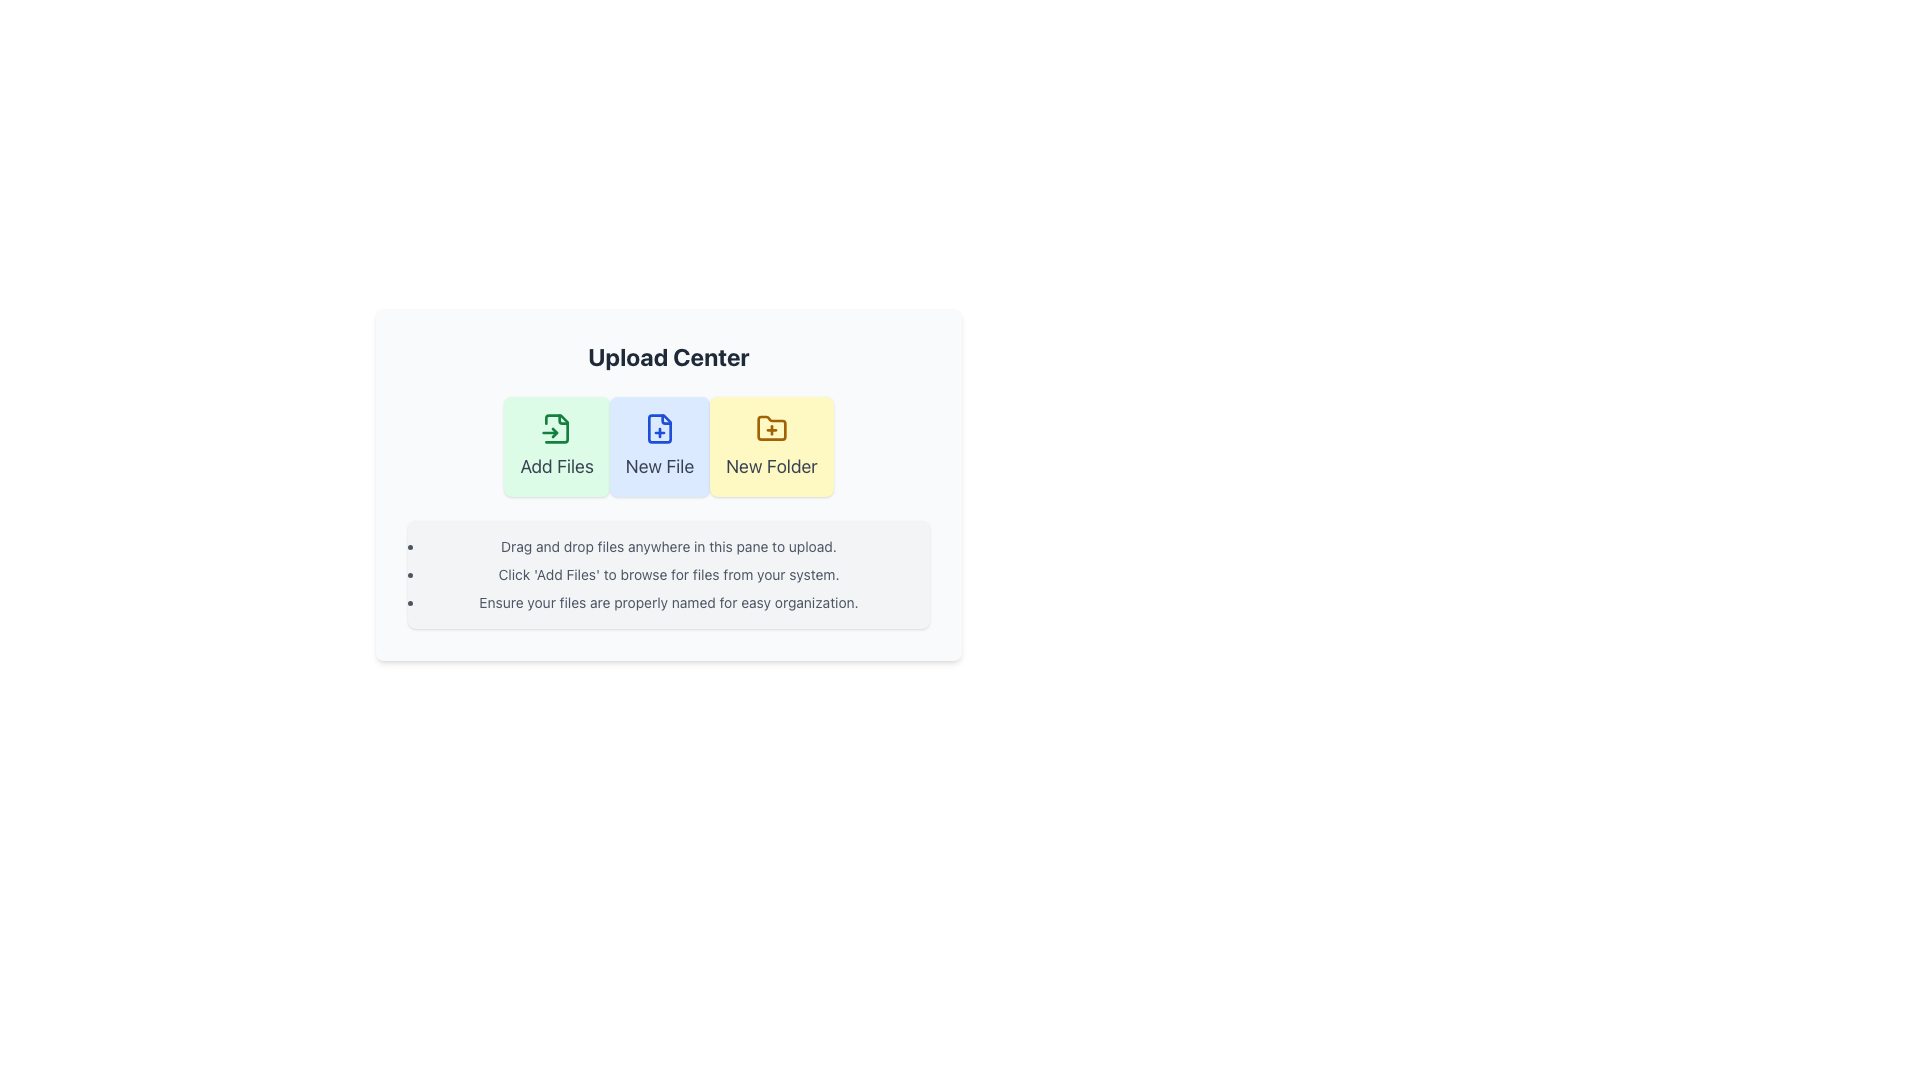 This screenshot has width=1920, height=1080. What do you see at coordinates (668, 574) in the screenshot?
I see `instructional message that informs users about the functionality of the 'Add Files' option, located between the messages about file upload and naming` at bounding box center [668, 574].